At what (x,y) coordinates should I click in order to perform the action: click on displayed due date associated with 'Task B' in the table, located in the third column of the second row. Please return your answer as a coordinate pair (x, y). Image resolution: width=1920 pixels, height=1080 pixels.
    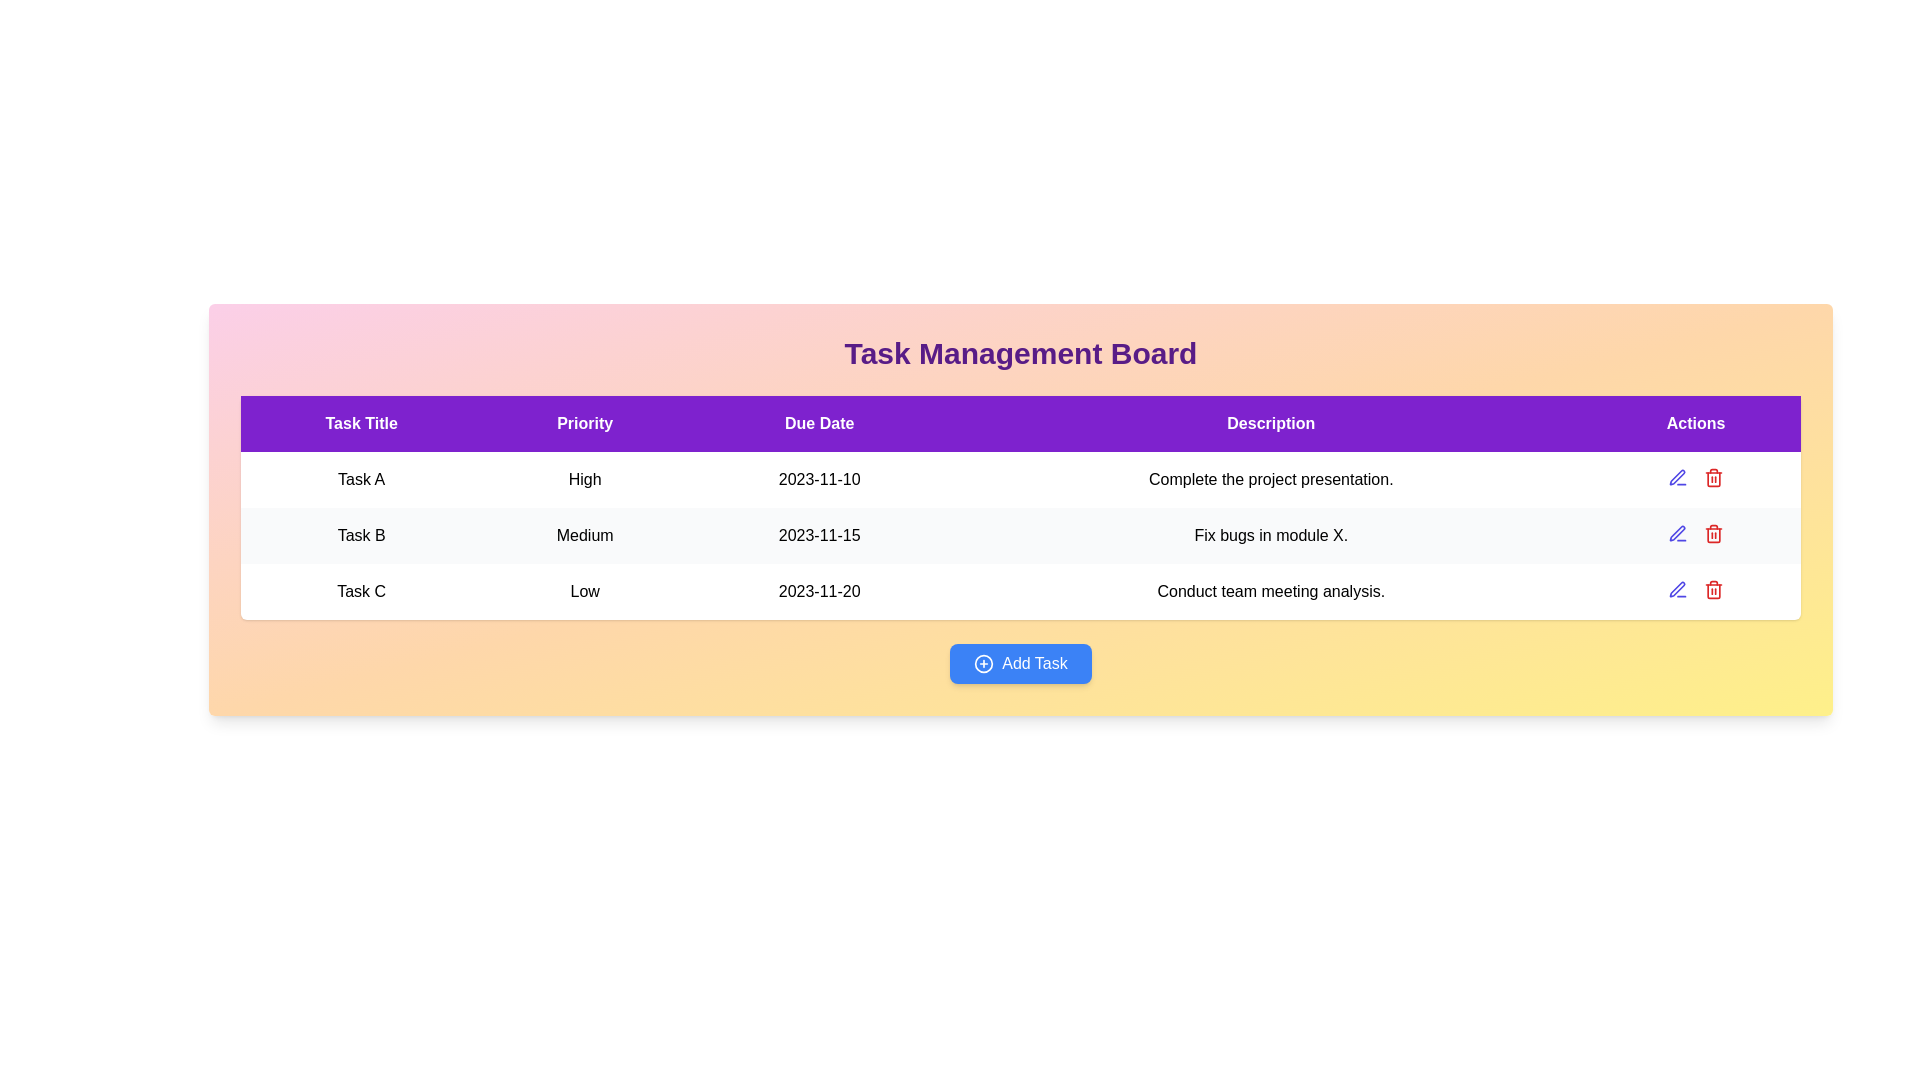
    Looking at the image, I should click on (819, 535).